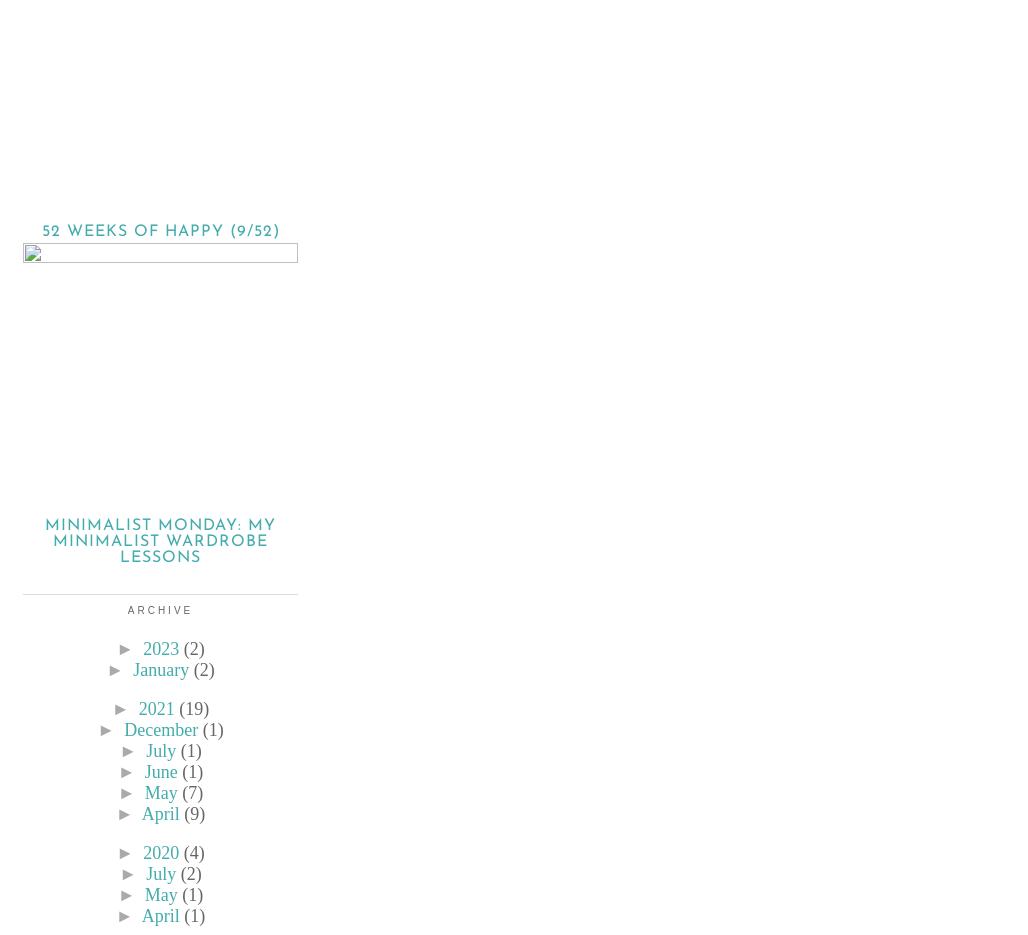  What do you see at coordinates (160, 670) in the screenshot?
I see `'January'` at bounding box center [160, 670].